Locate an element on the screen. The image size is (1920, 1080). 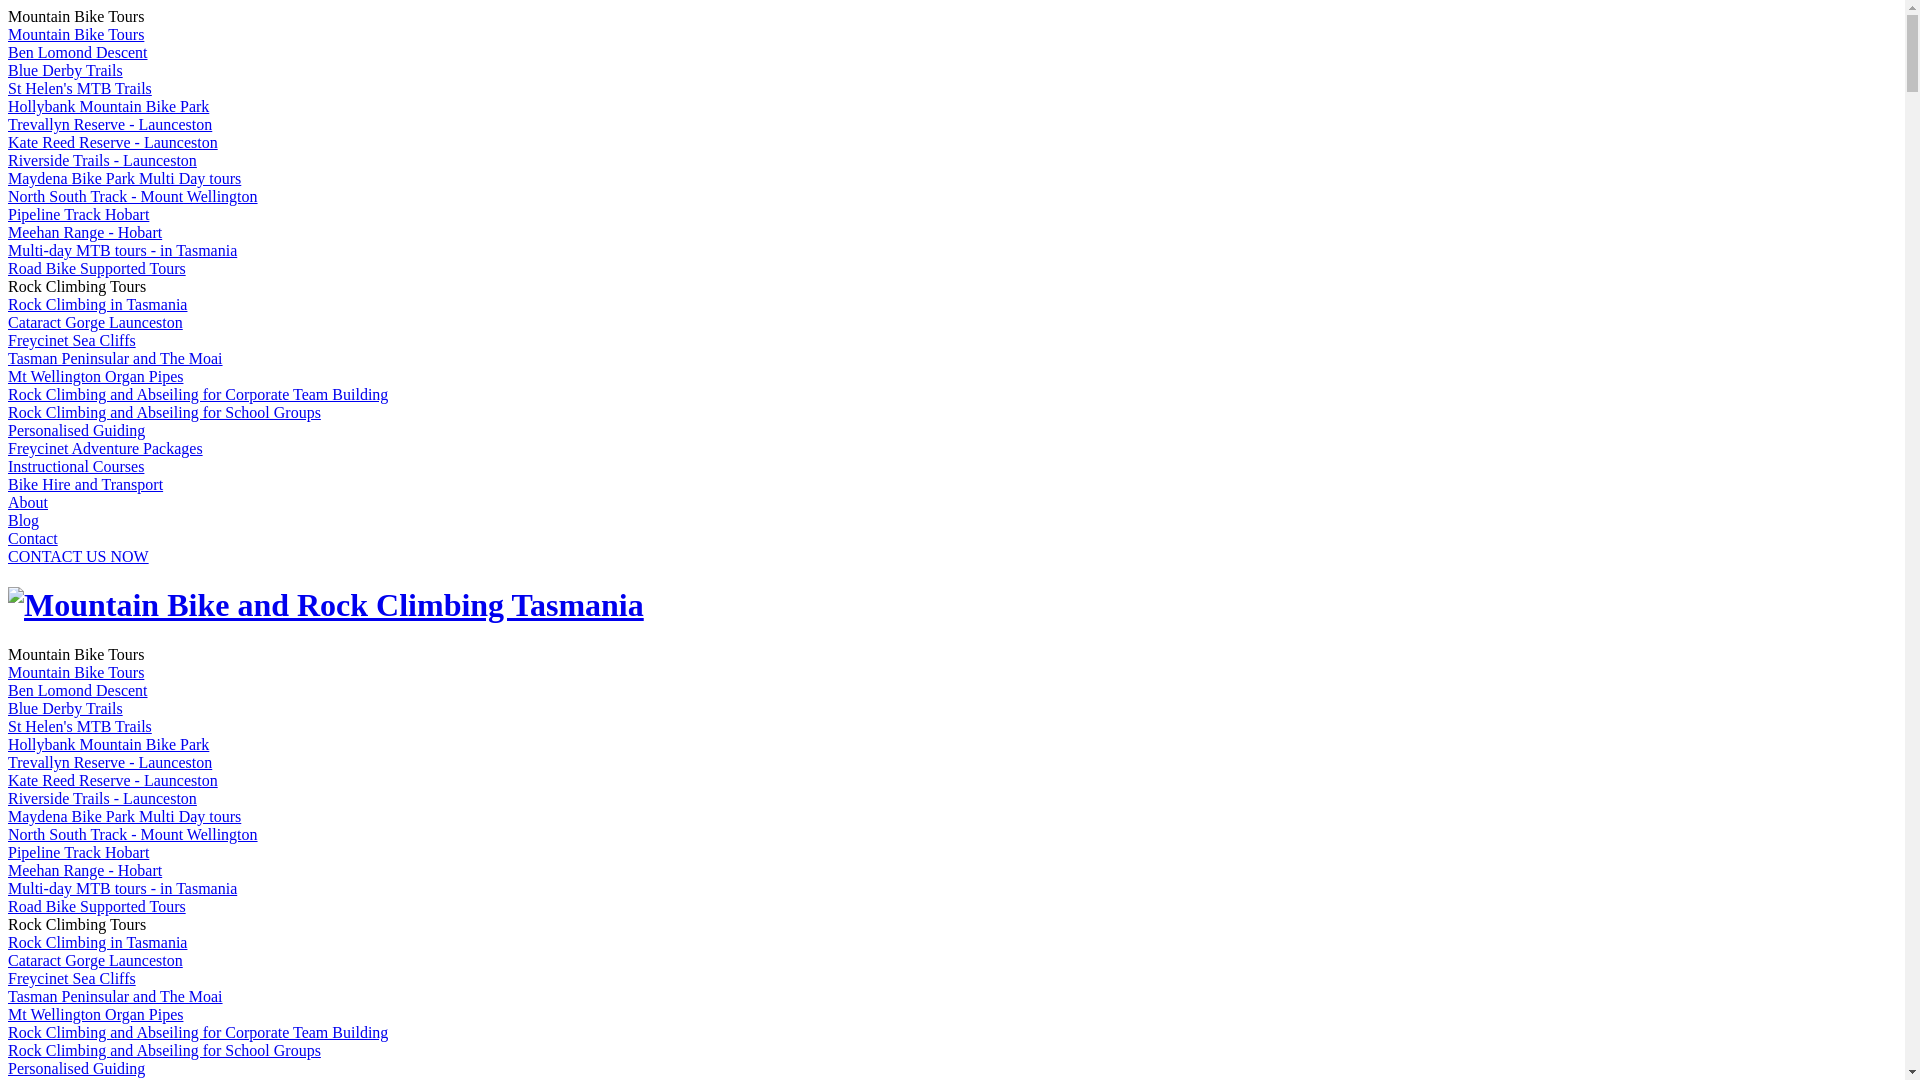
'North South Track - Mount Wellington' is located at coordinates (132, 834).